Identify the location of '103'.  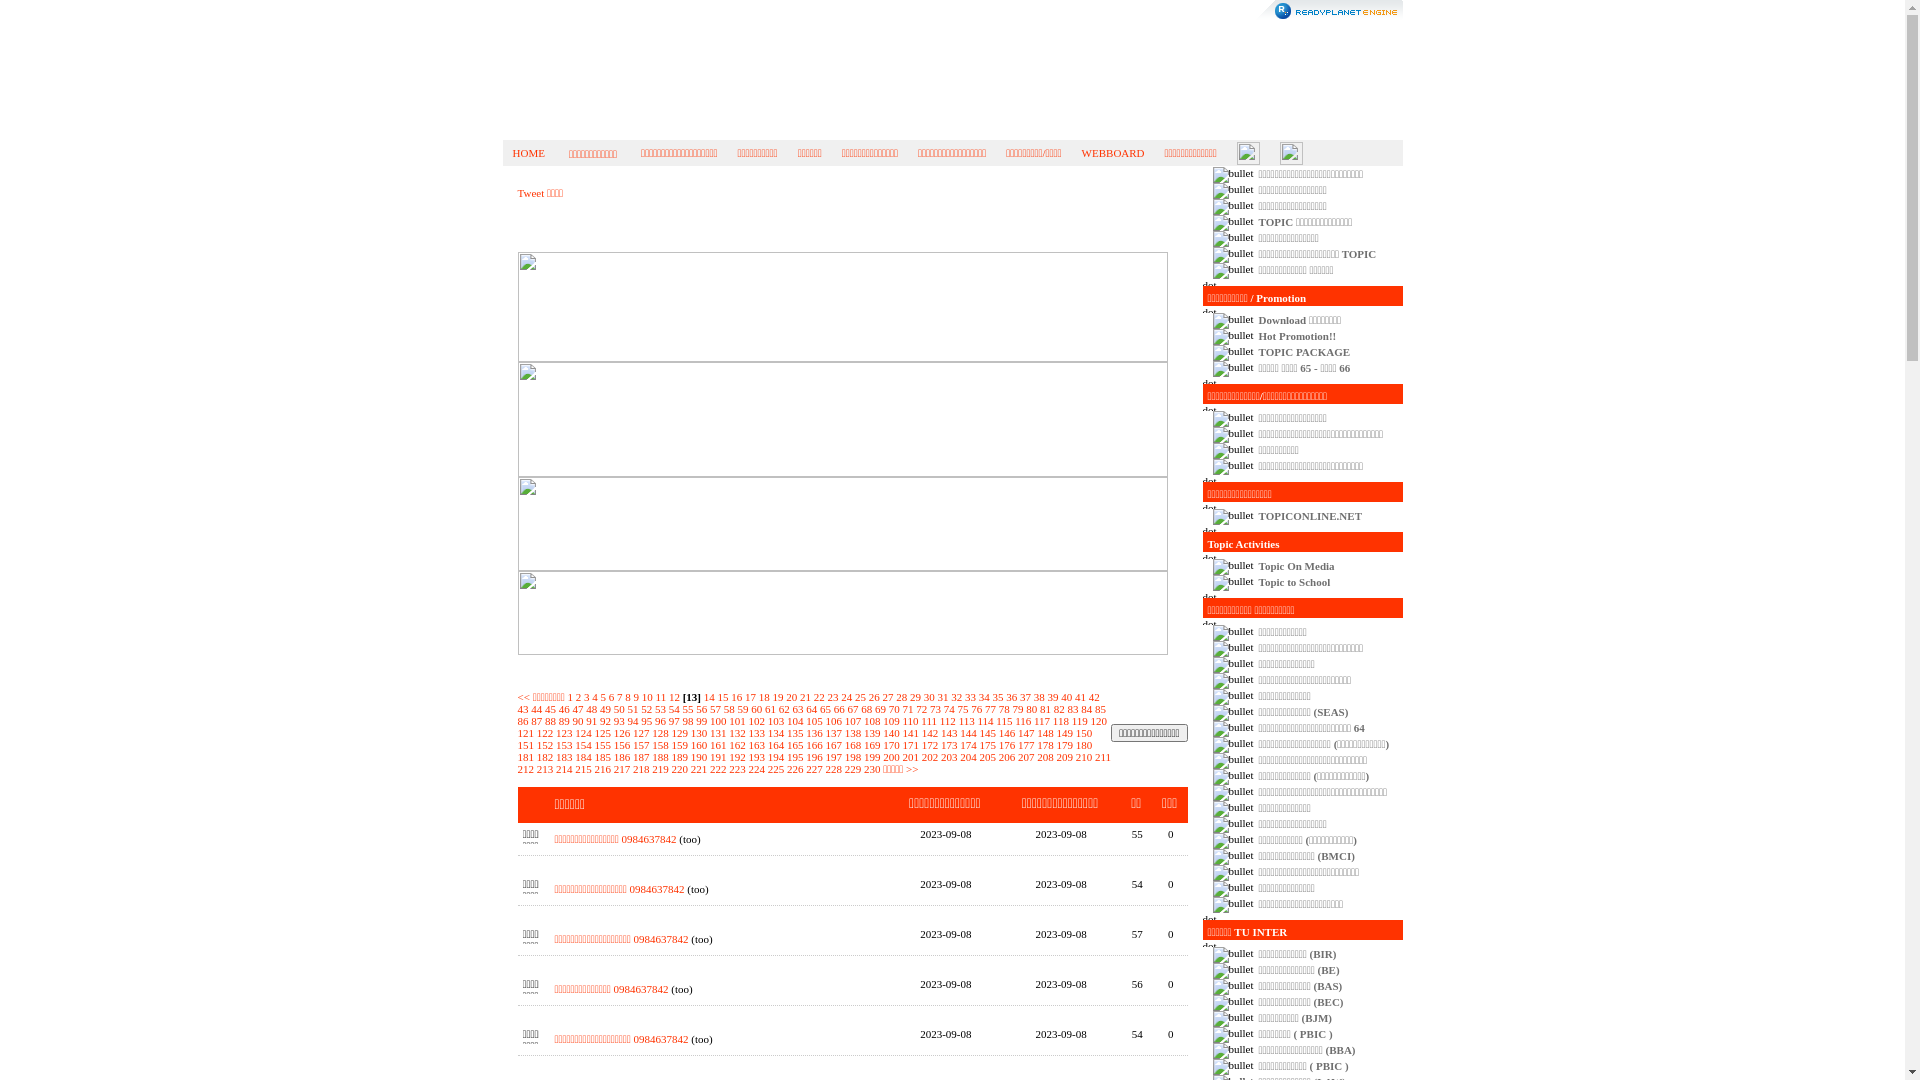
(775, 721).